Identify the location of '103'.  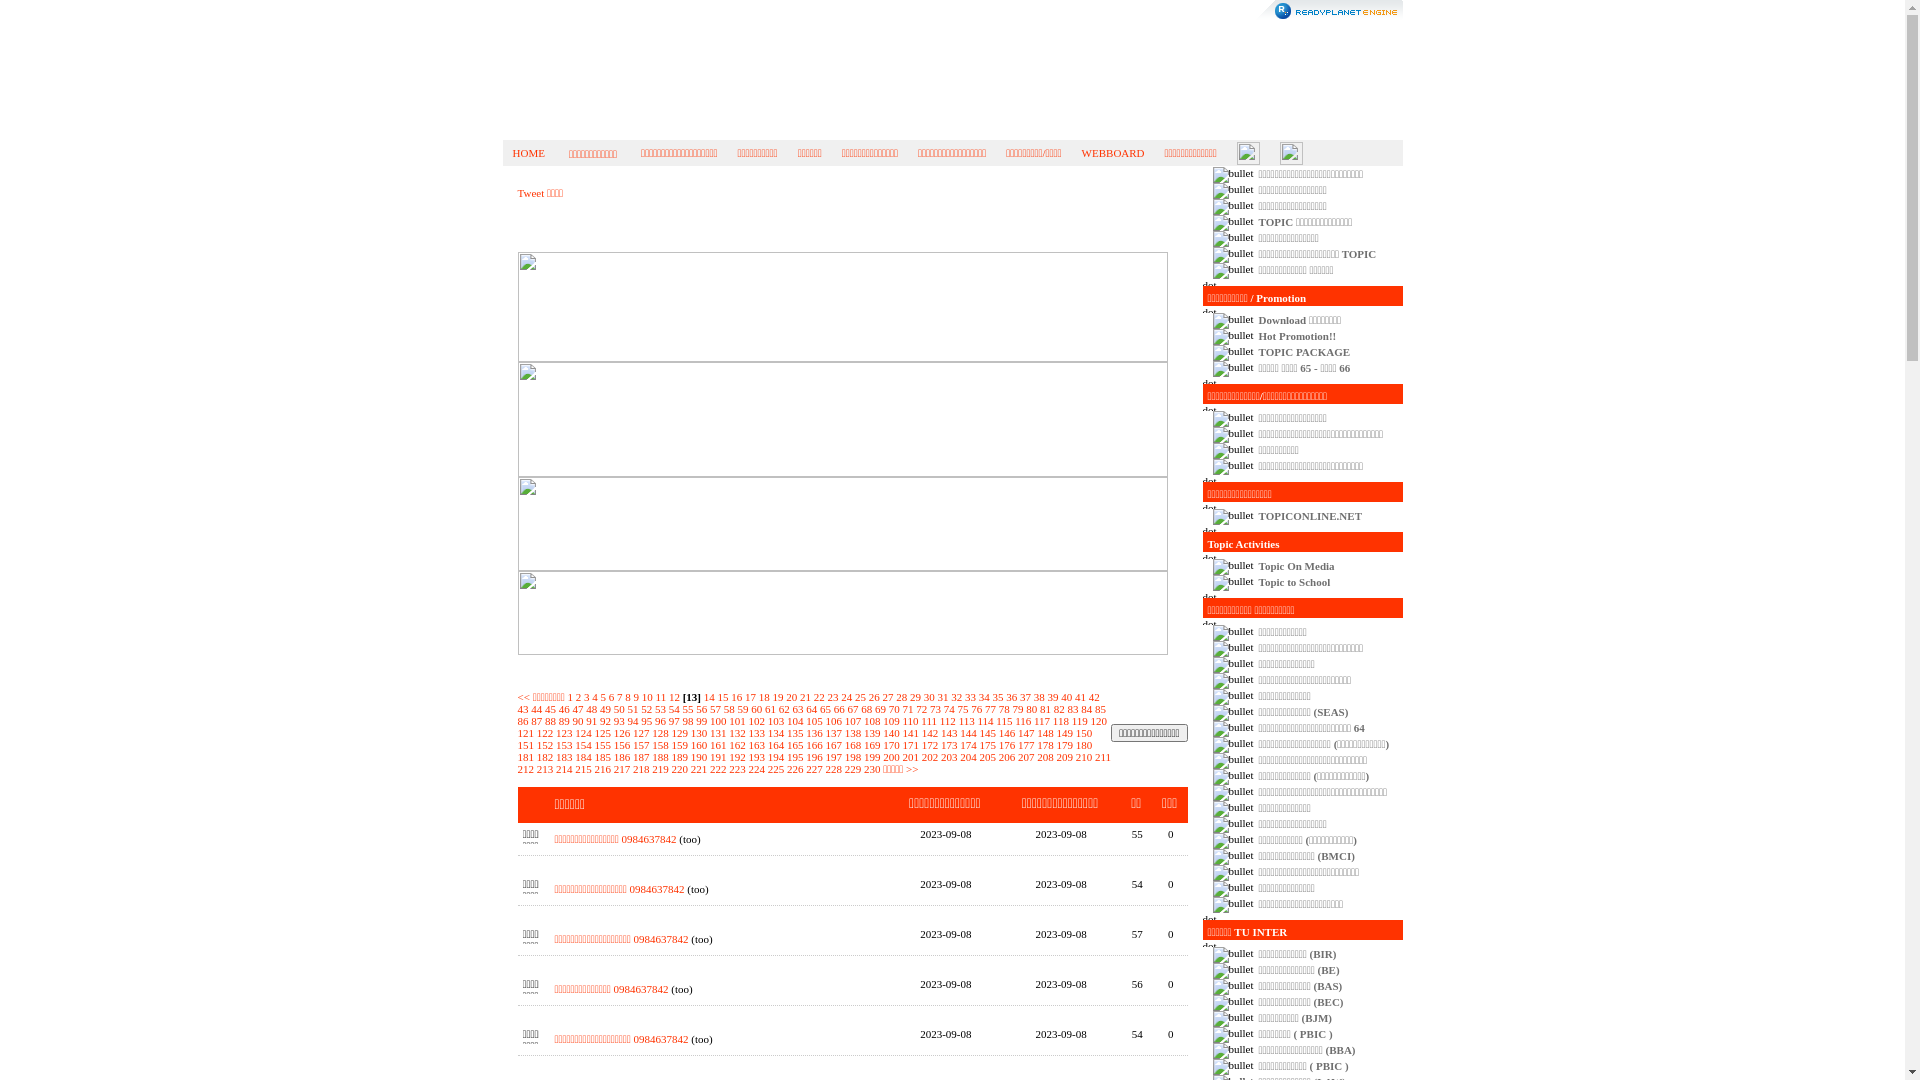
(775, 721).